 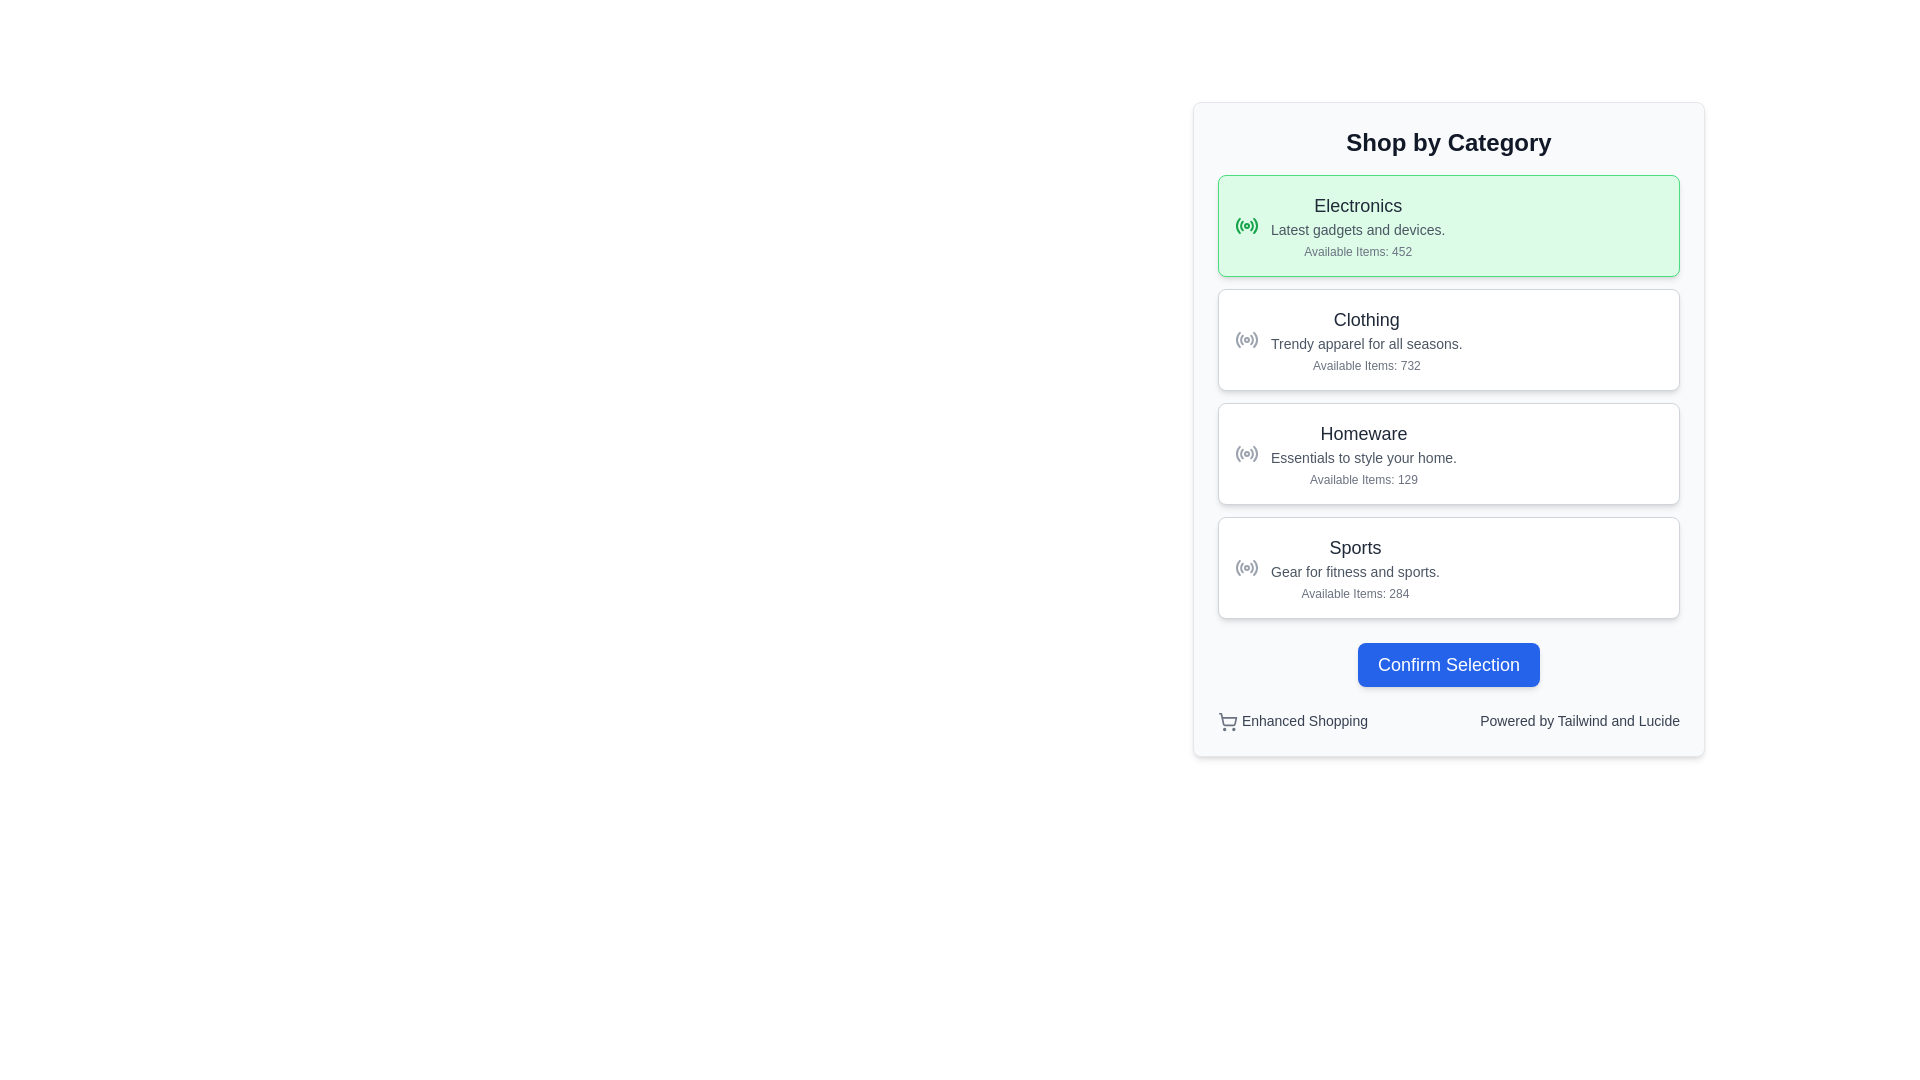 What do you see at coordinates (1246, 454) in the screenshot?
I see `the 'Homeware' category icon located in the third item from the top in the vertical list of selectable categories` at bounding box center [1246, 454].